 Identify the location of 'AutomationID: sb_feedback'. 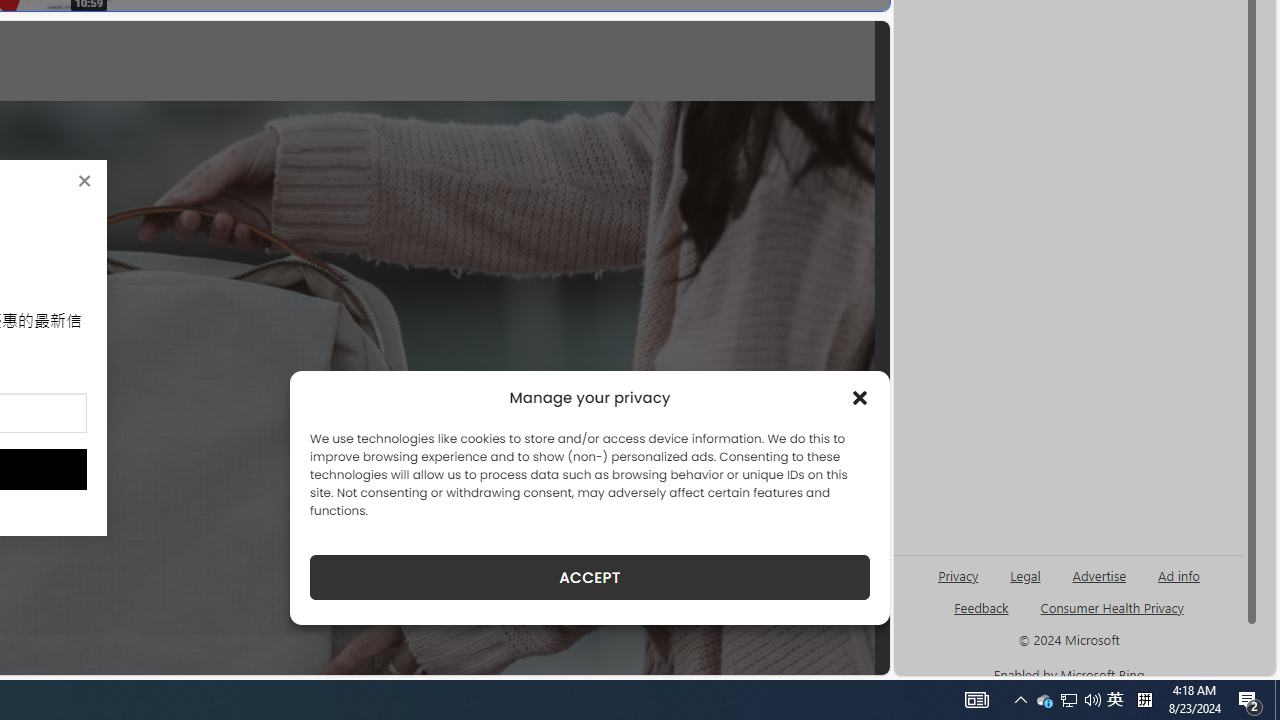
(981, 606).